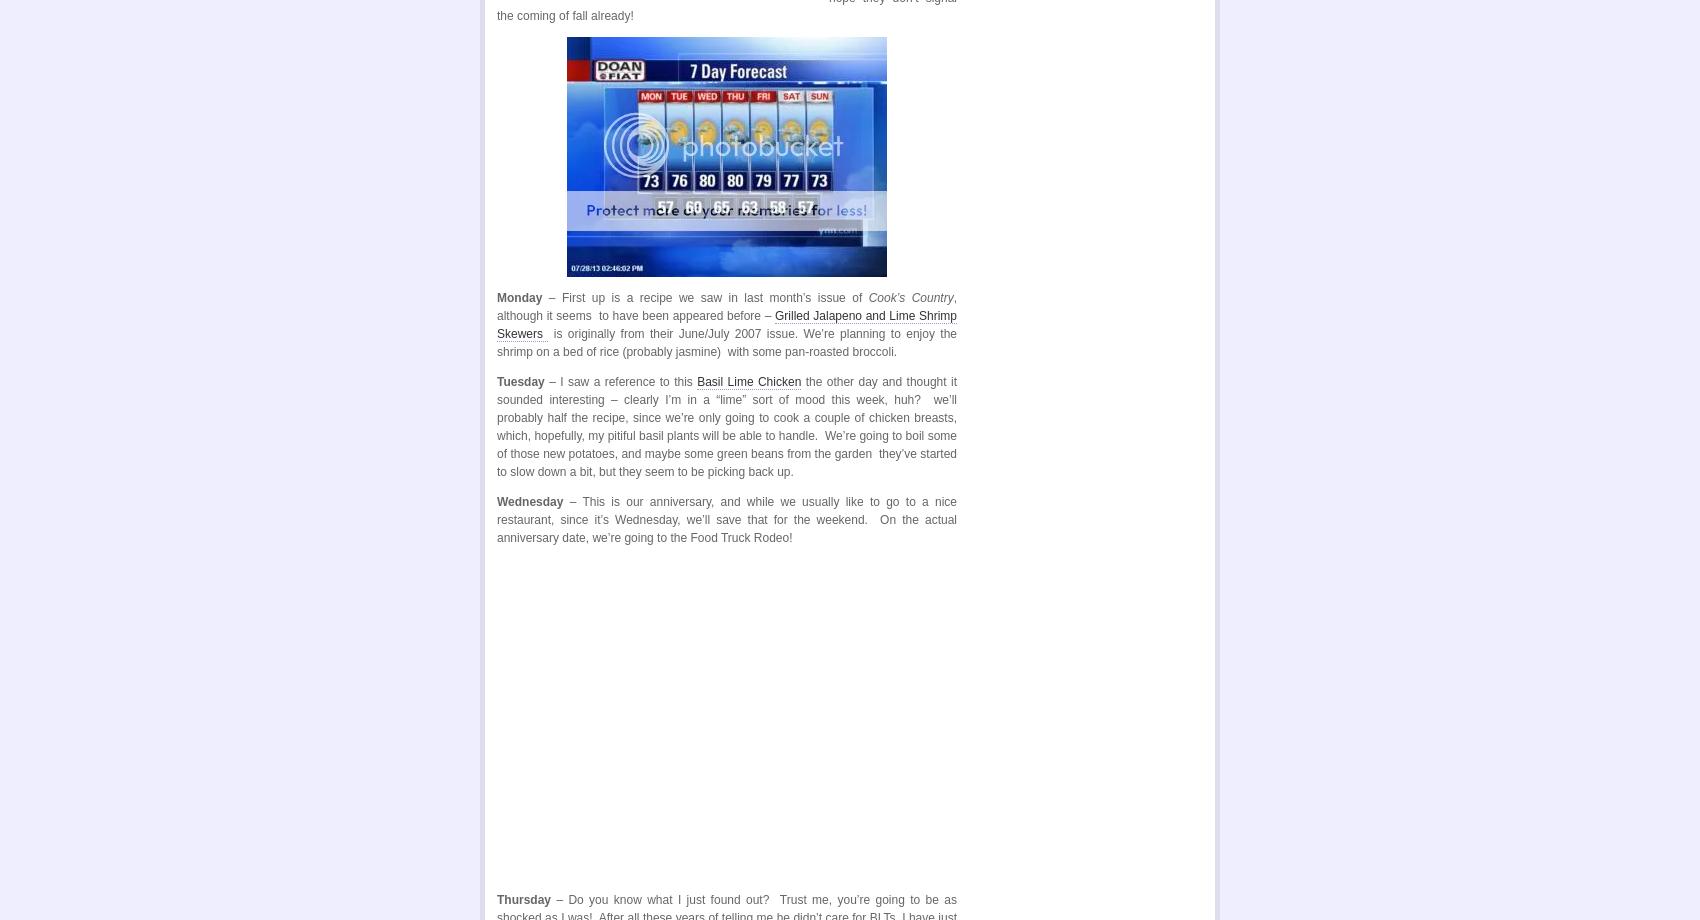 The width and height of the screenshot is (1700, 920). I want to click on 'Monday', so click(519, 297).